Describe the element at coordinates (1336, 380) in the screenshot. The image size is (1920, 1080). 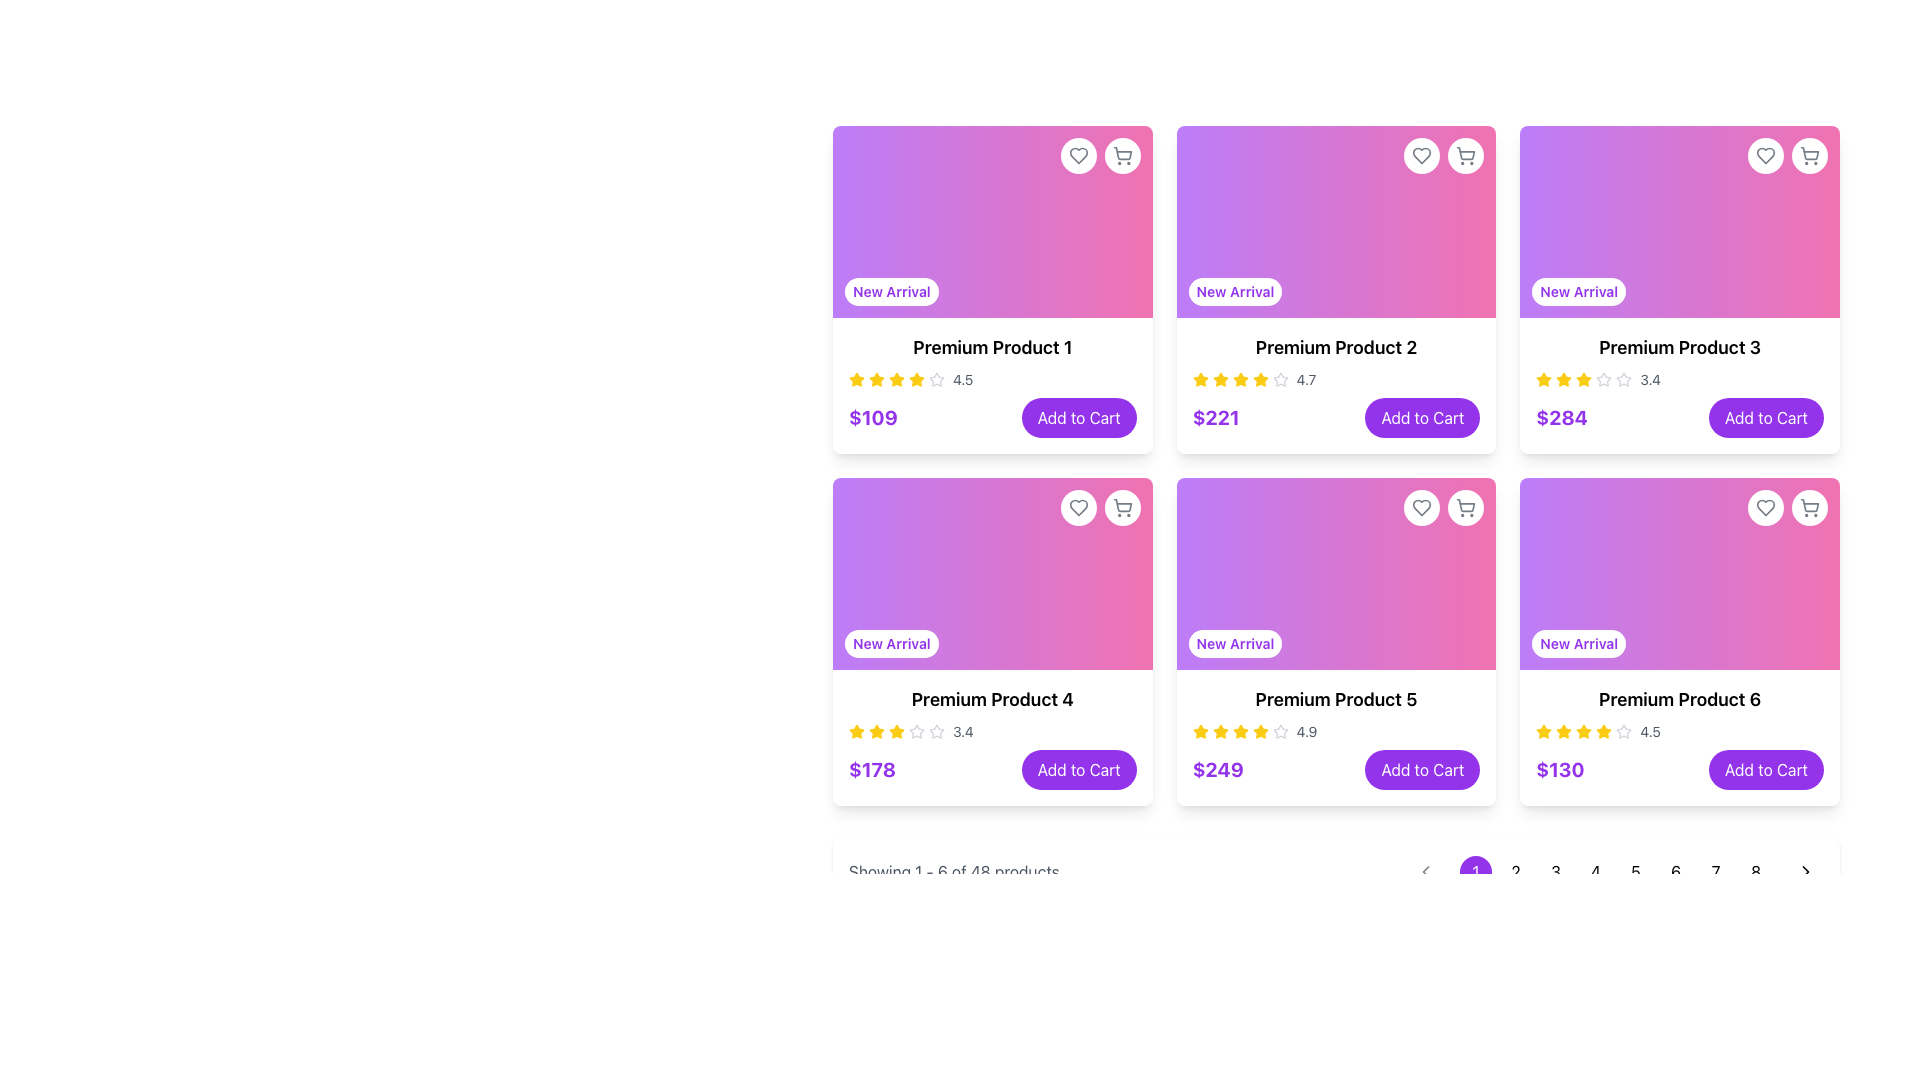
I see `the Rating display for 'Premium Product 2', which shows the product's average rating score and is located beneath the title and above the price` at that location.